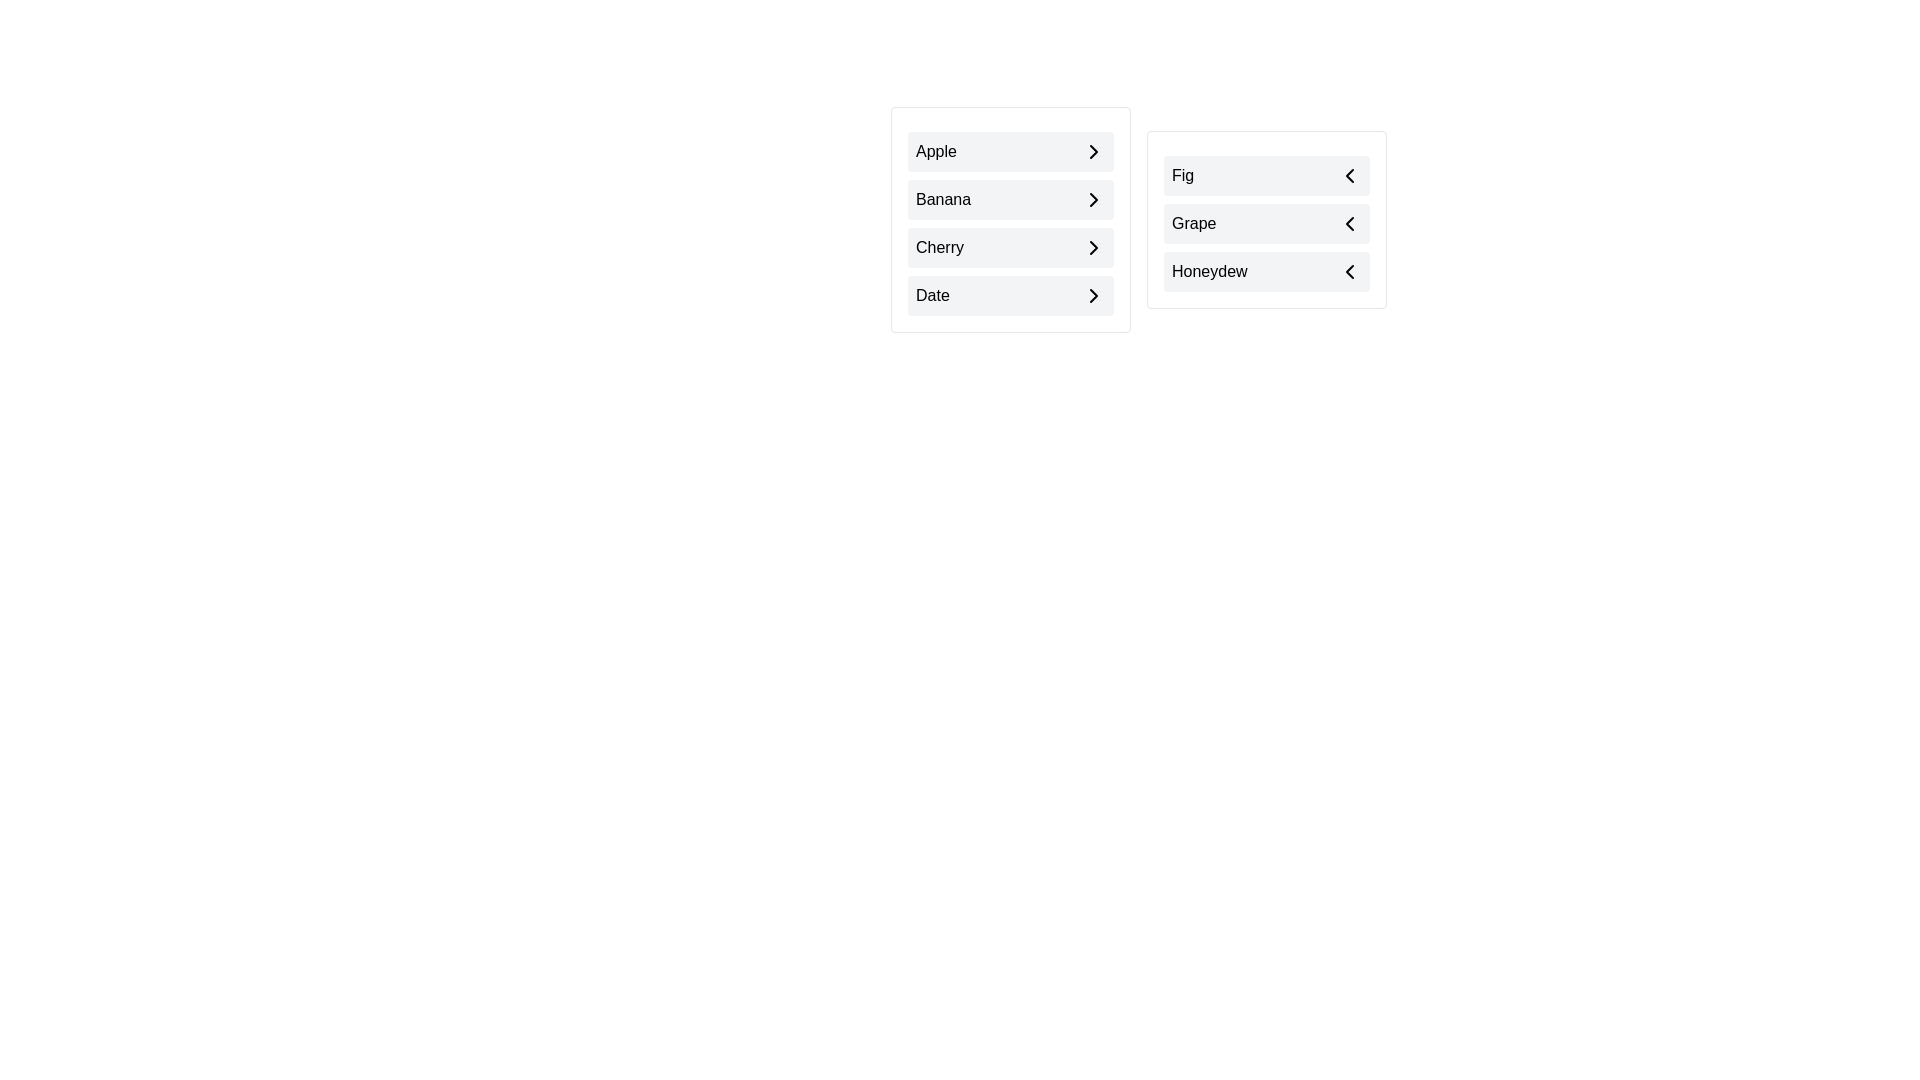 This screenshot has width=1920, height=1080. What do you see at coordinates (1011, 200) in the screenshot?
I see `the item Banana in the list` at bounding box center [1011, 200].